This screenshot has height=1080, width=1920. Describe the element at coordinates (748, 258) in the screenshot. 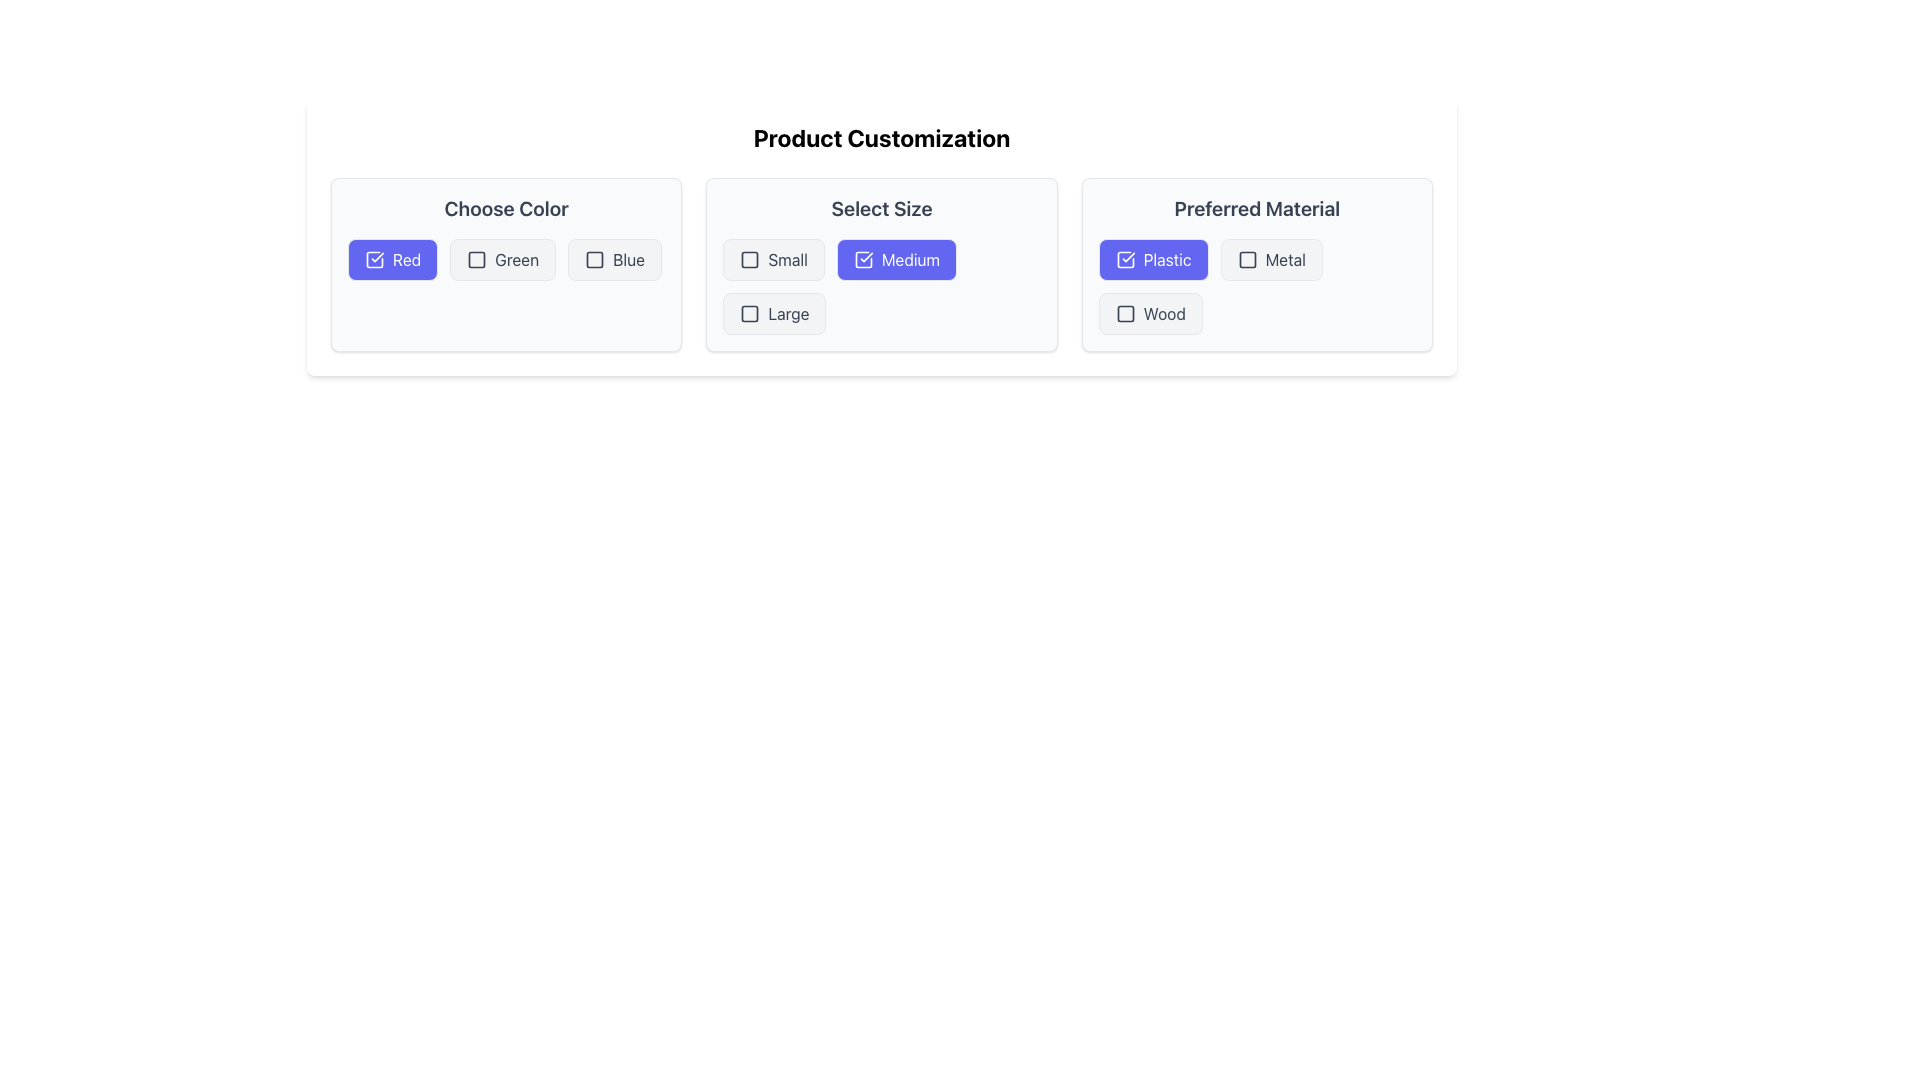

I see `the checkbox for the 'Small' size option in the 'Select Size' section of the 'Product Customization' interface` at that location.